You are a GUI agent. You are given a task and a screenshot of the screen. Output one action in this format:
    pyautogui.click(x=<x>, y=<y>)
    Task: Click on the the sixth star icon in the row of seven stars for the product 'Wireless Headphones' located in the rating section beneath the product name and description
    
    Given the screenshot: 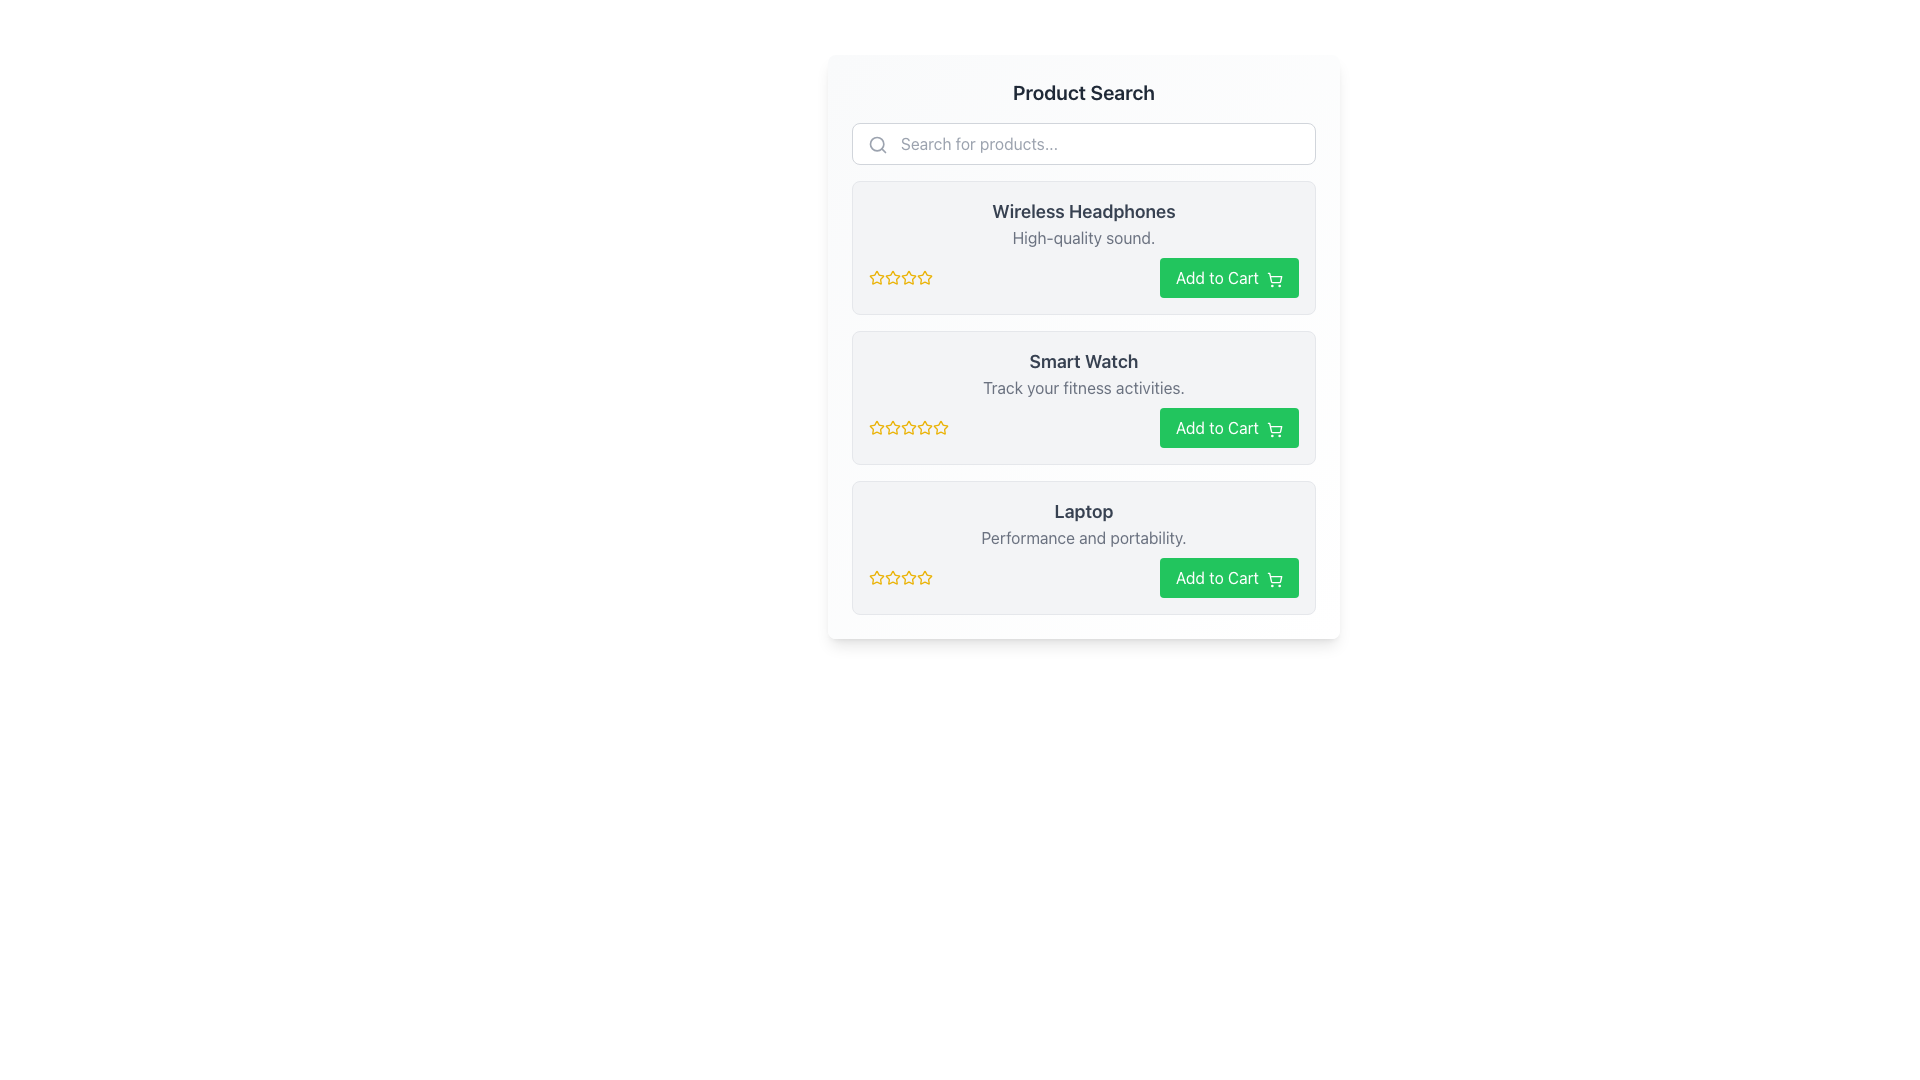 What is the action you would take?
    pyautogui.click(x=924, y=277)
    